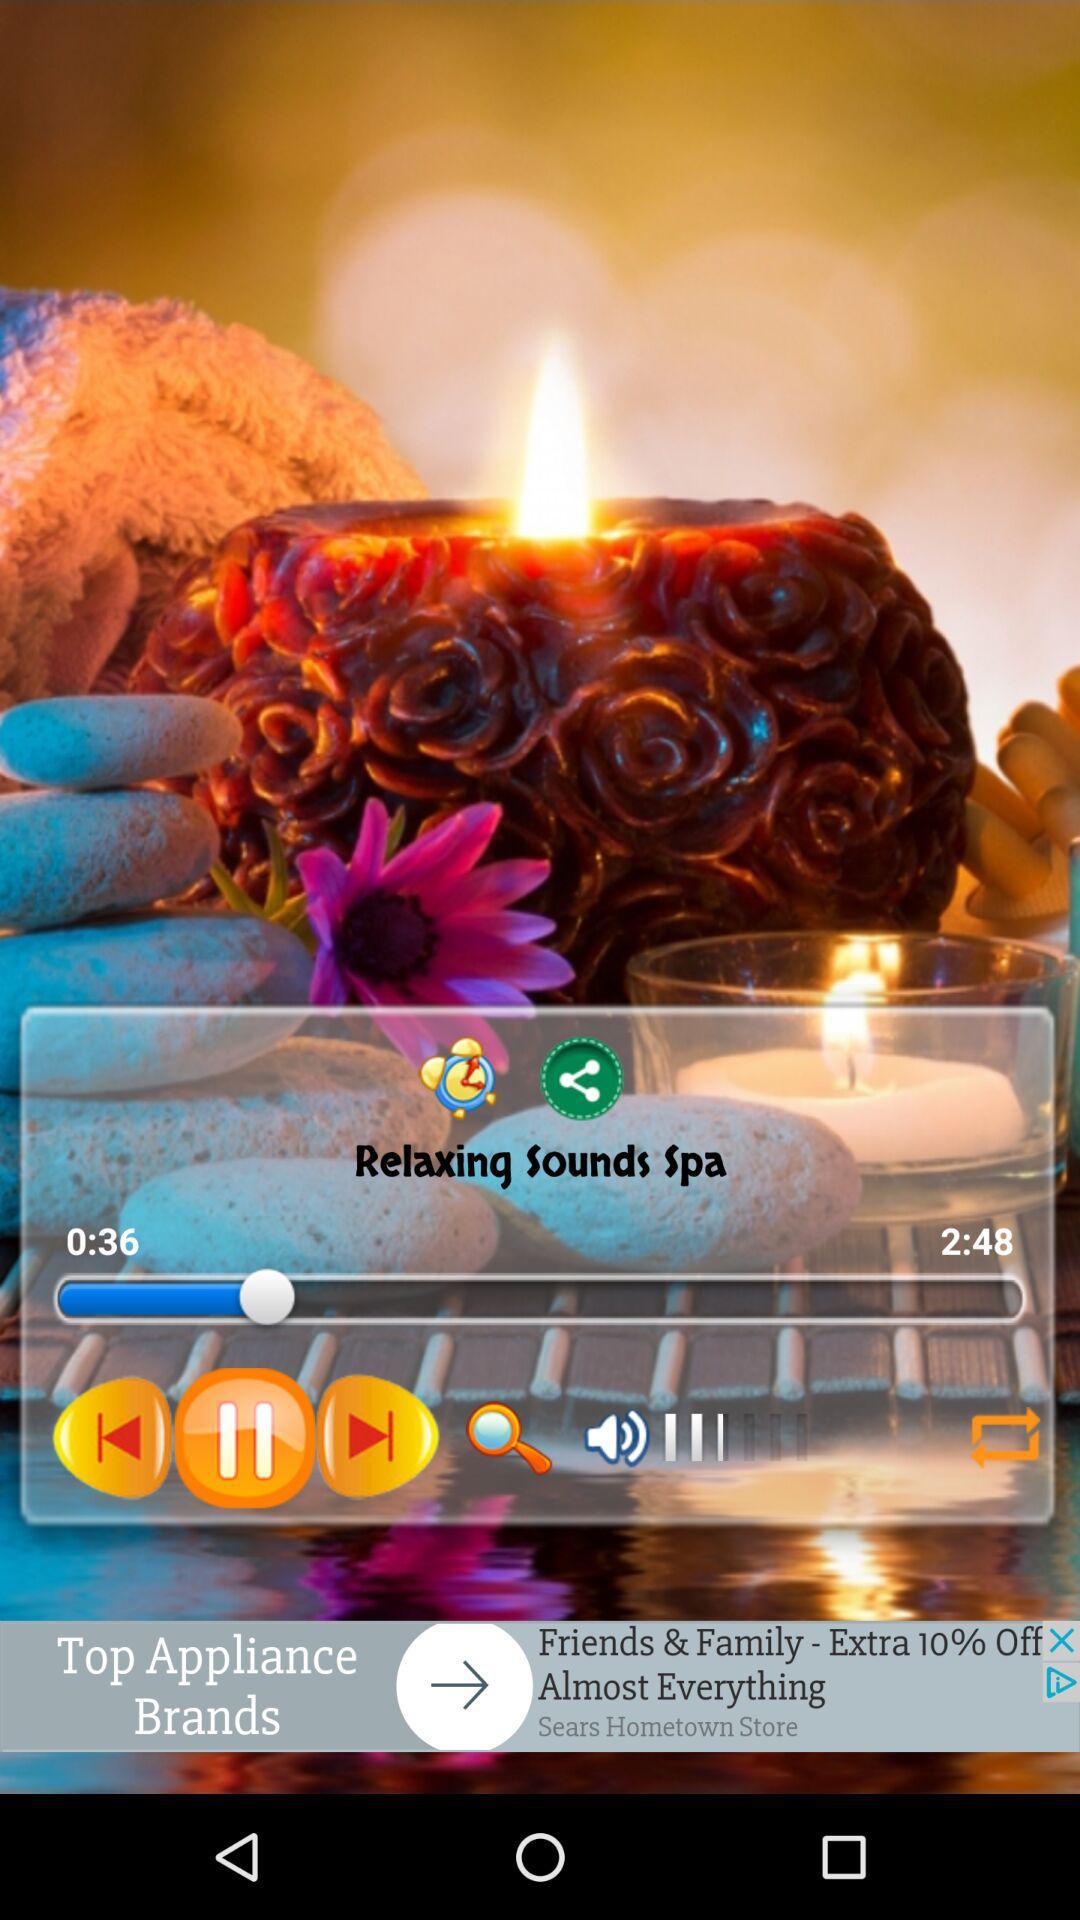 The height and width of the screenshot is (1920, 1080). I want to click on pause button, so click(244, 1437).